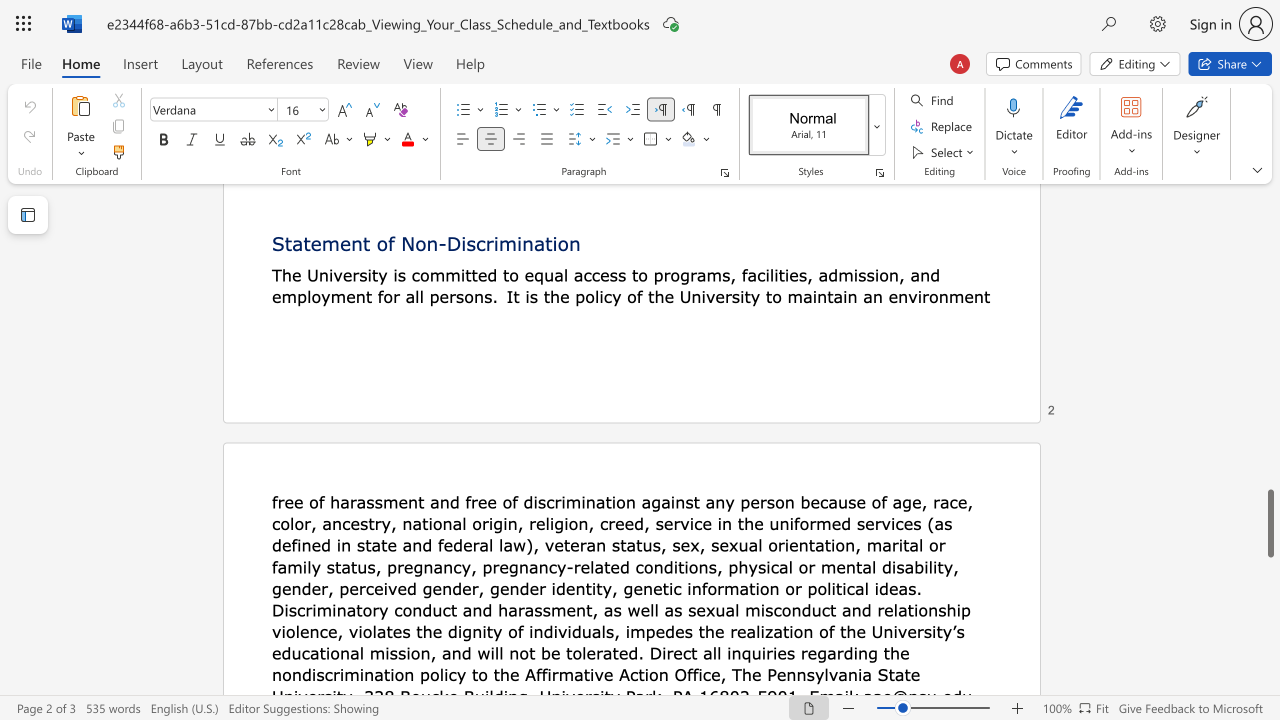 The height and width of the screenshot is (720, 1280). I want to click on the scrollbar to slide the page up, so click(1269, 348).